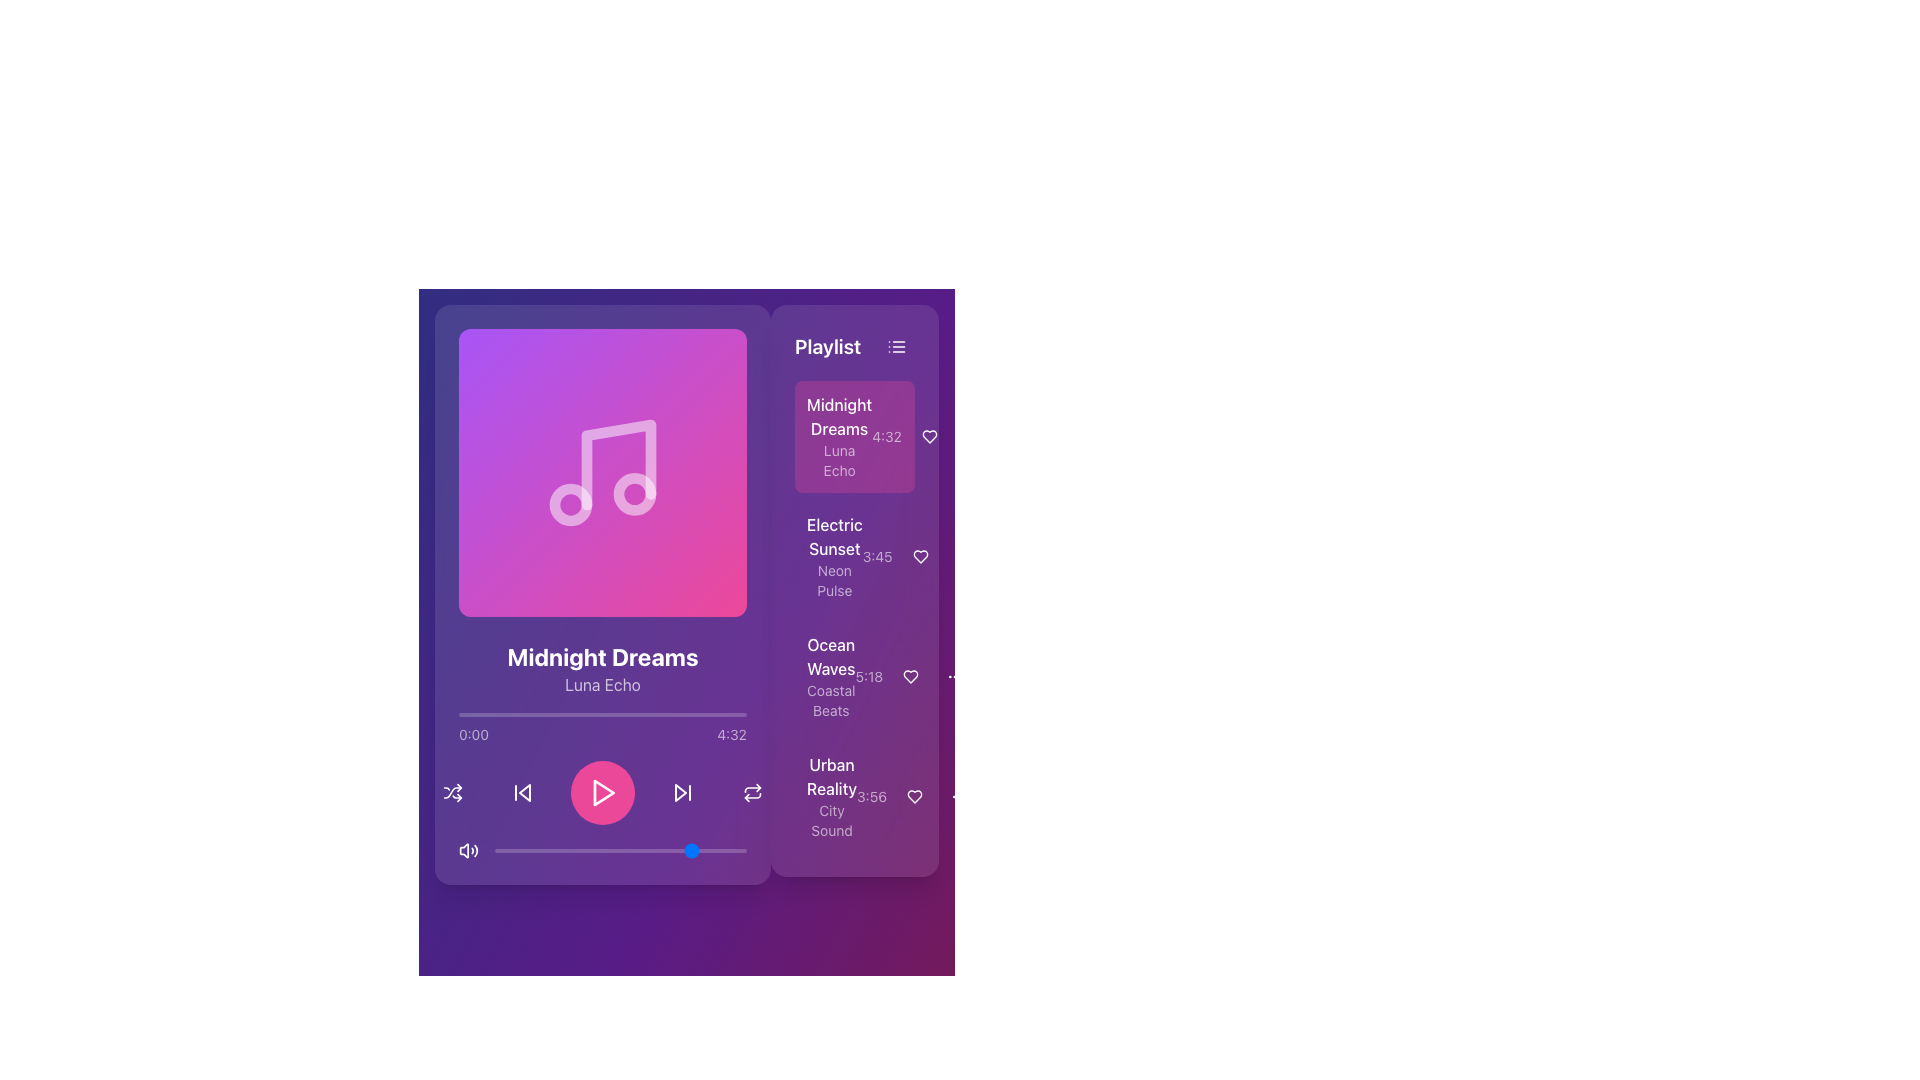  I want to click on the heart-shaped icon button to like or unlike the 'Ocean Waves' track in the playlist panel, so click(910, 676).